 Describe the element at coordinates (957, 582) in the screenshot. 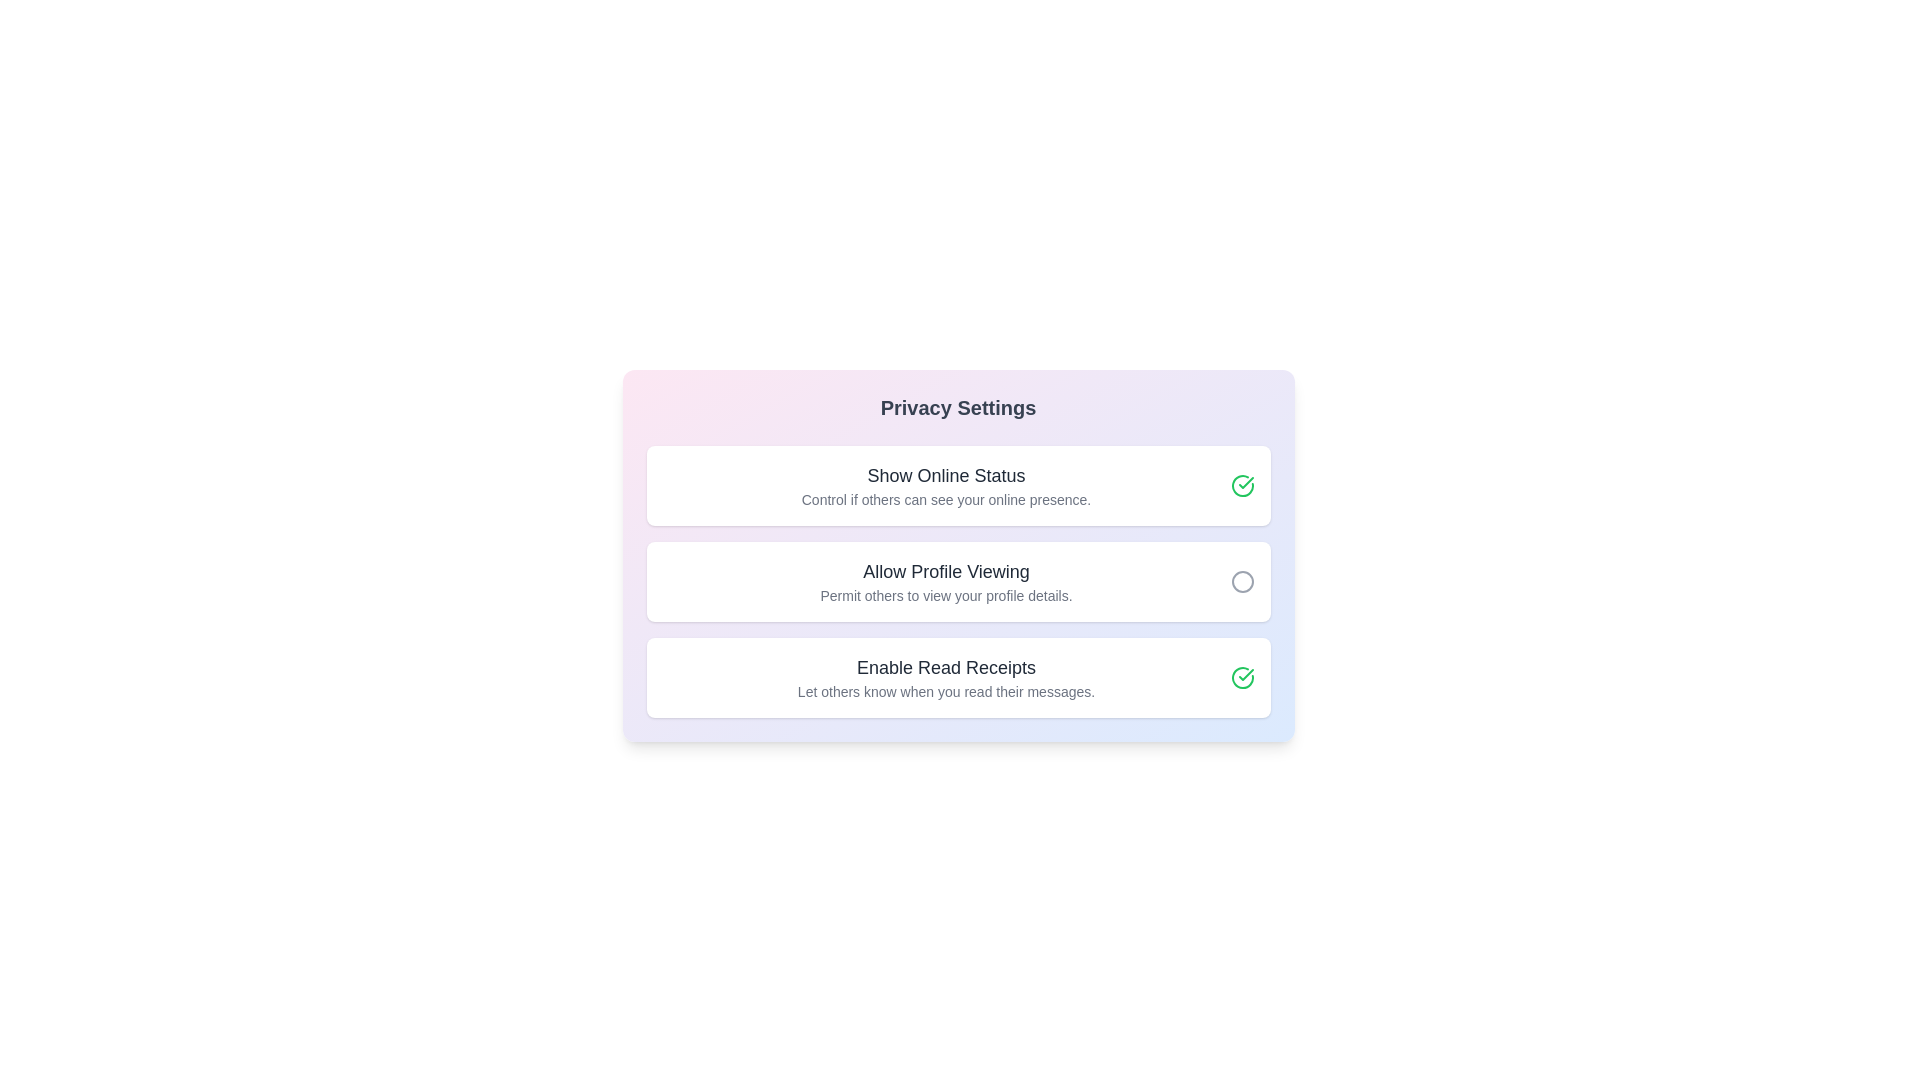

I see `the option element Allow Profile Viewing to inspect its hover state` at that location.